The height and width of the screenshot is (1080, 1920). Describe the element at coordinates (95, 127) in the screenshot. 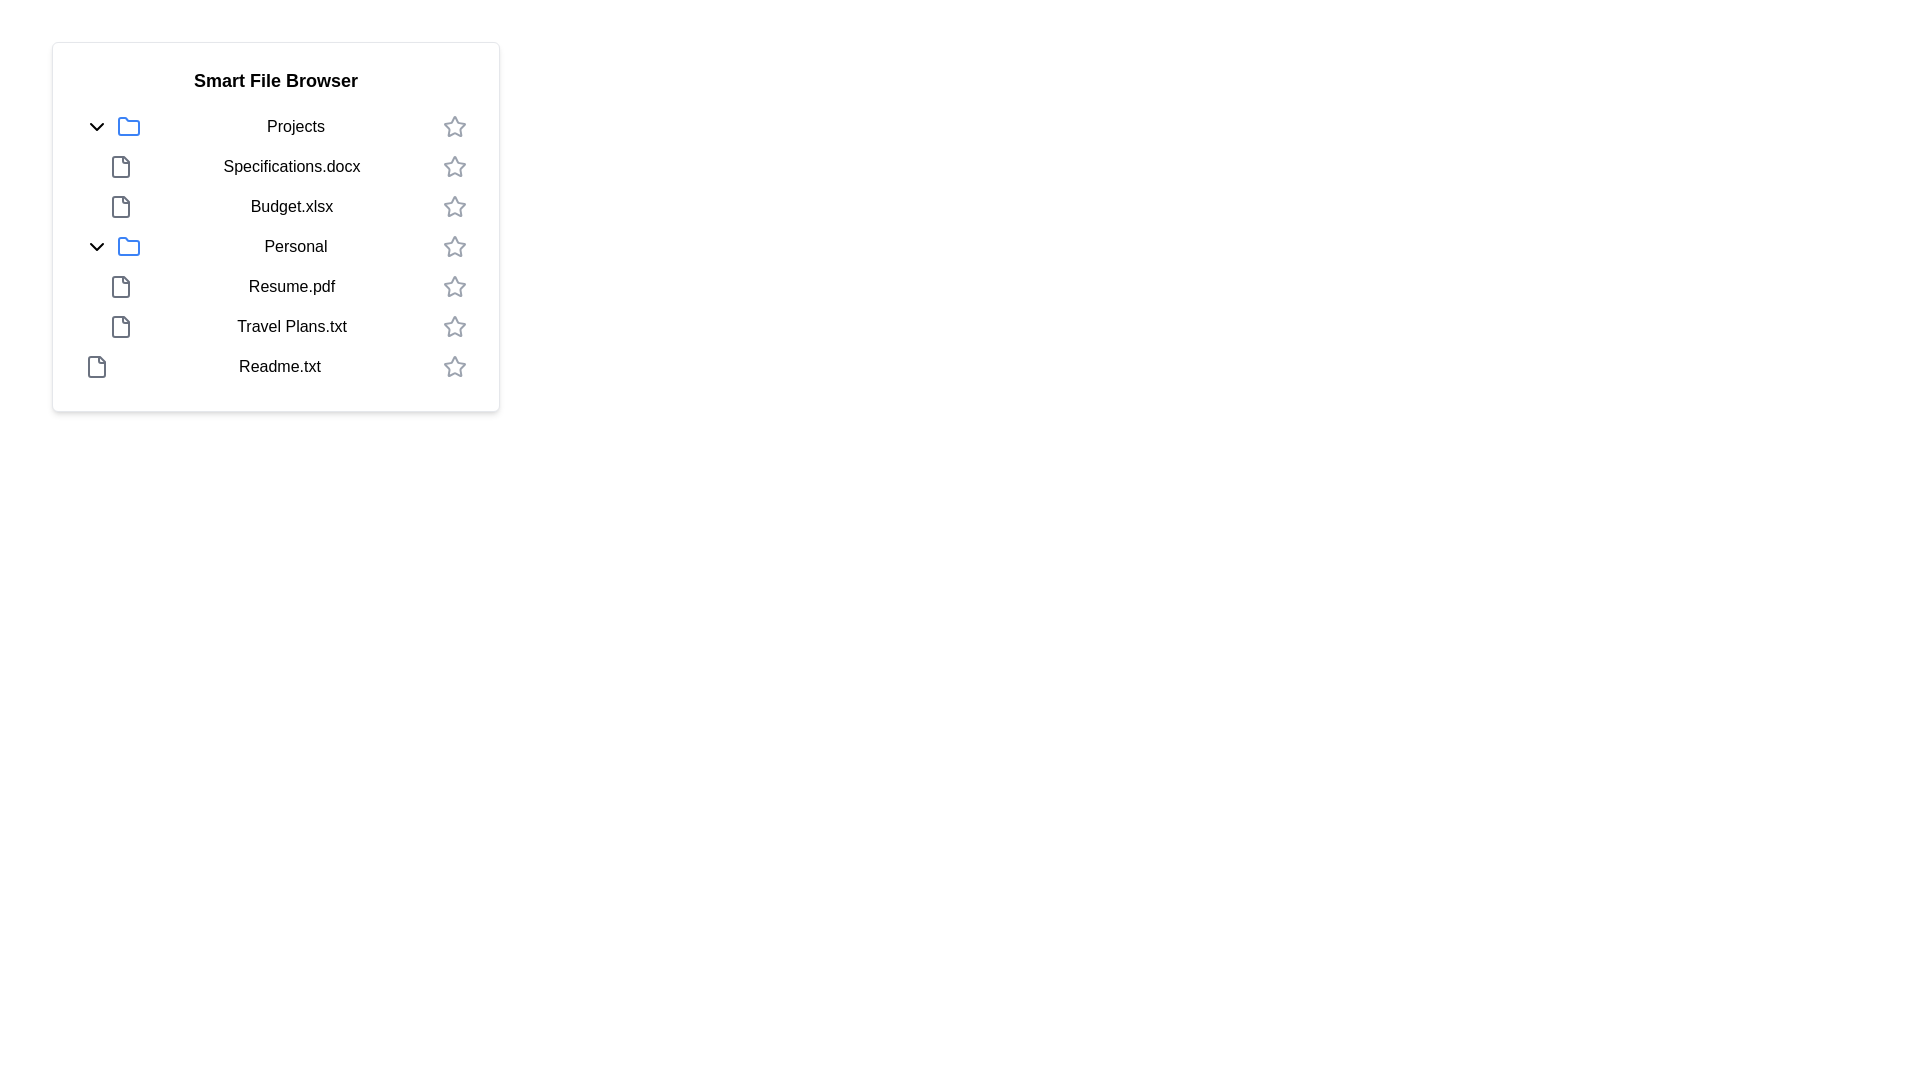

I see `the downward-facing chevron arrow dropdown indicator icon located to the left of the 'Projects' label in the file browser interface` at that location.